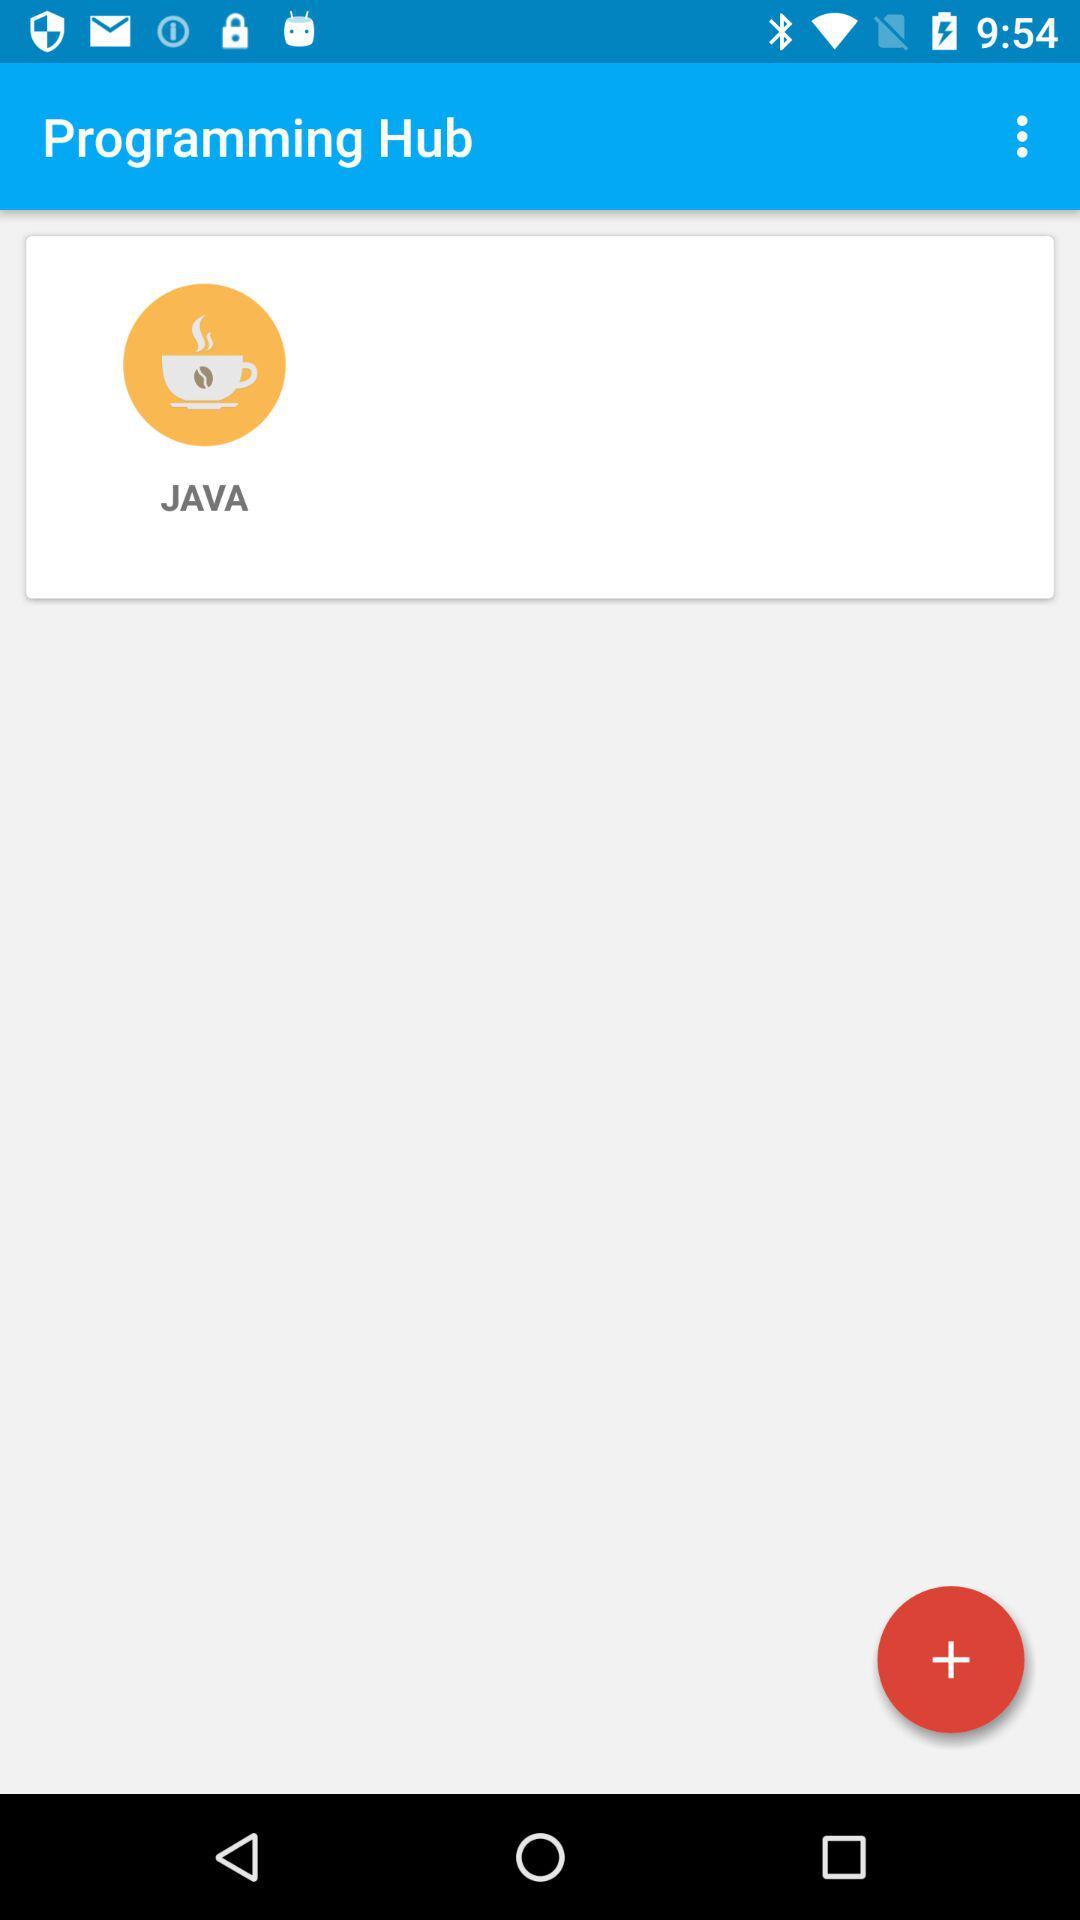  Describe the element at coordinates (950, 1659) in the screenshot. I see `the add icon` at that location.